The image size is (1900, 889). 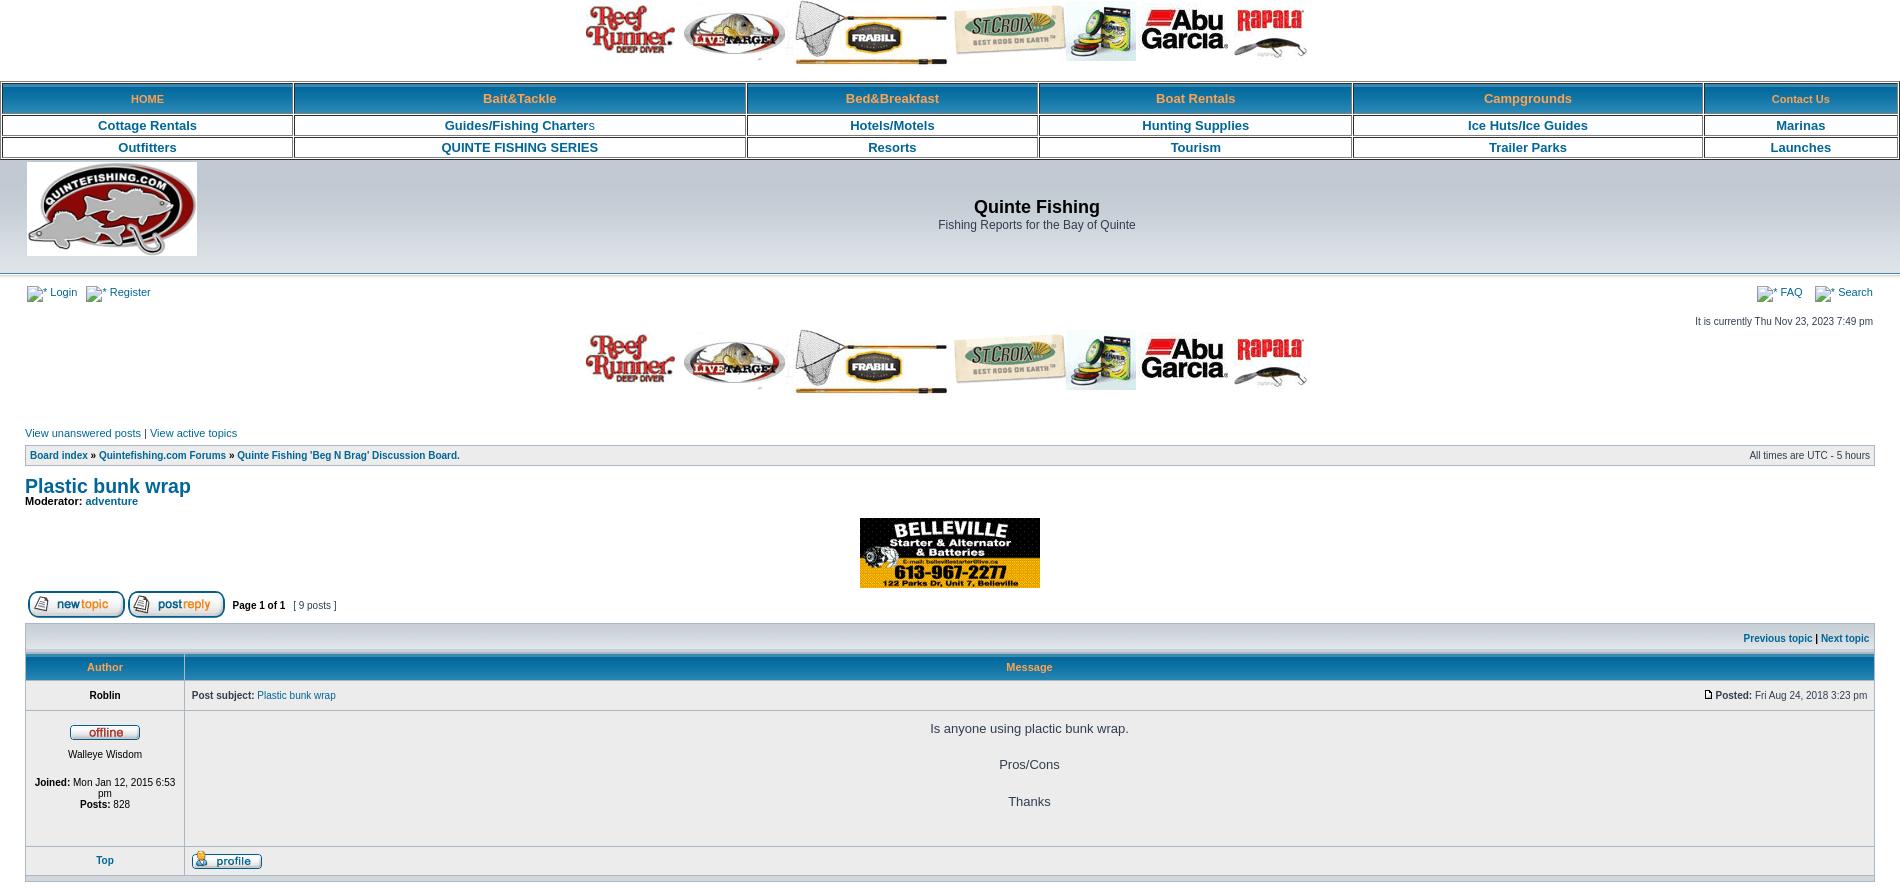 I want to click on 'Top', so click(x=104, y=859).